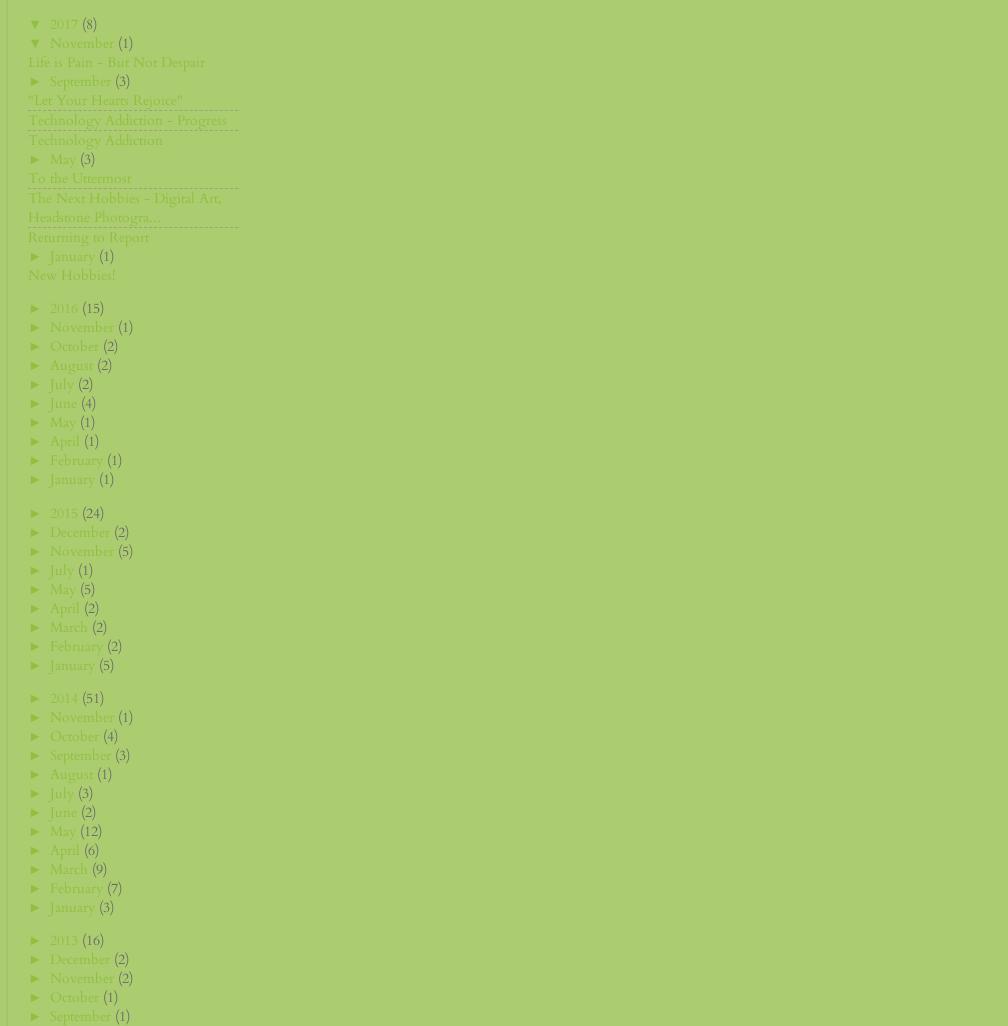 Image resolution: width=1008 pixels, height=1026 pixels. What do you see at coordinates (99, 868) in the screenshot?
I see `'(9)'` at bounding box center [99, 868].